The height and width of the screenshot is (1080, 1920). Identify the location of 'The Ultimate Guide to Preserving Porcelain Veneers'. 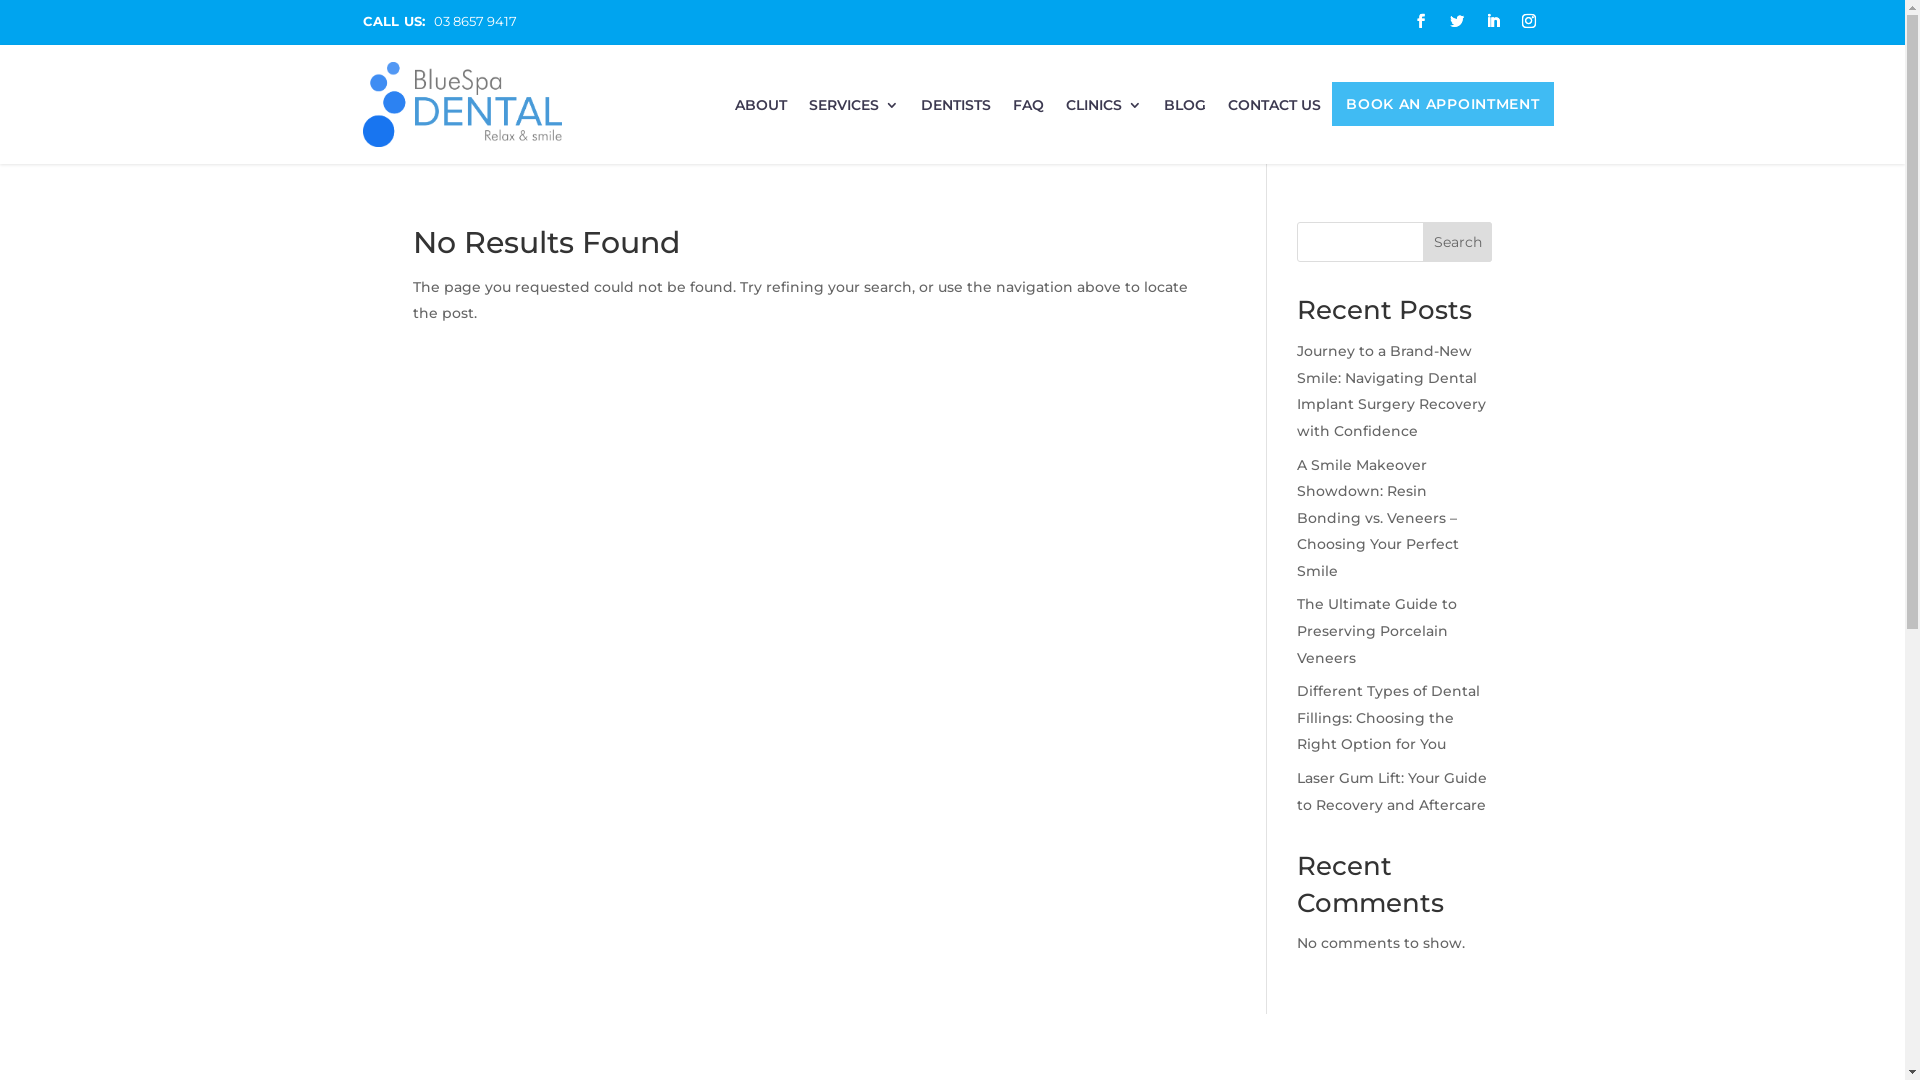
(1296, 630).